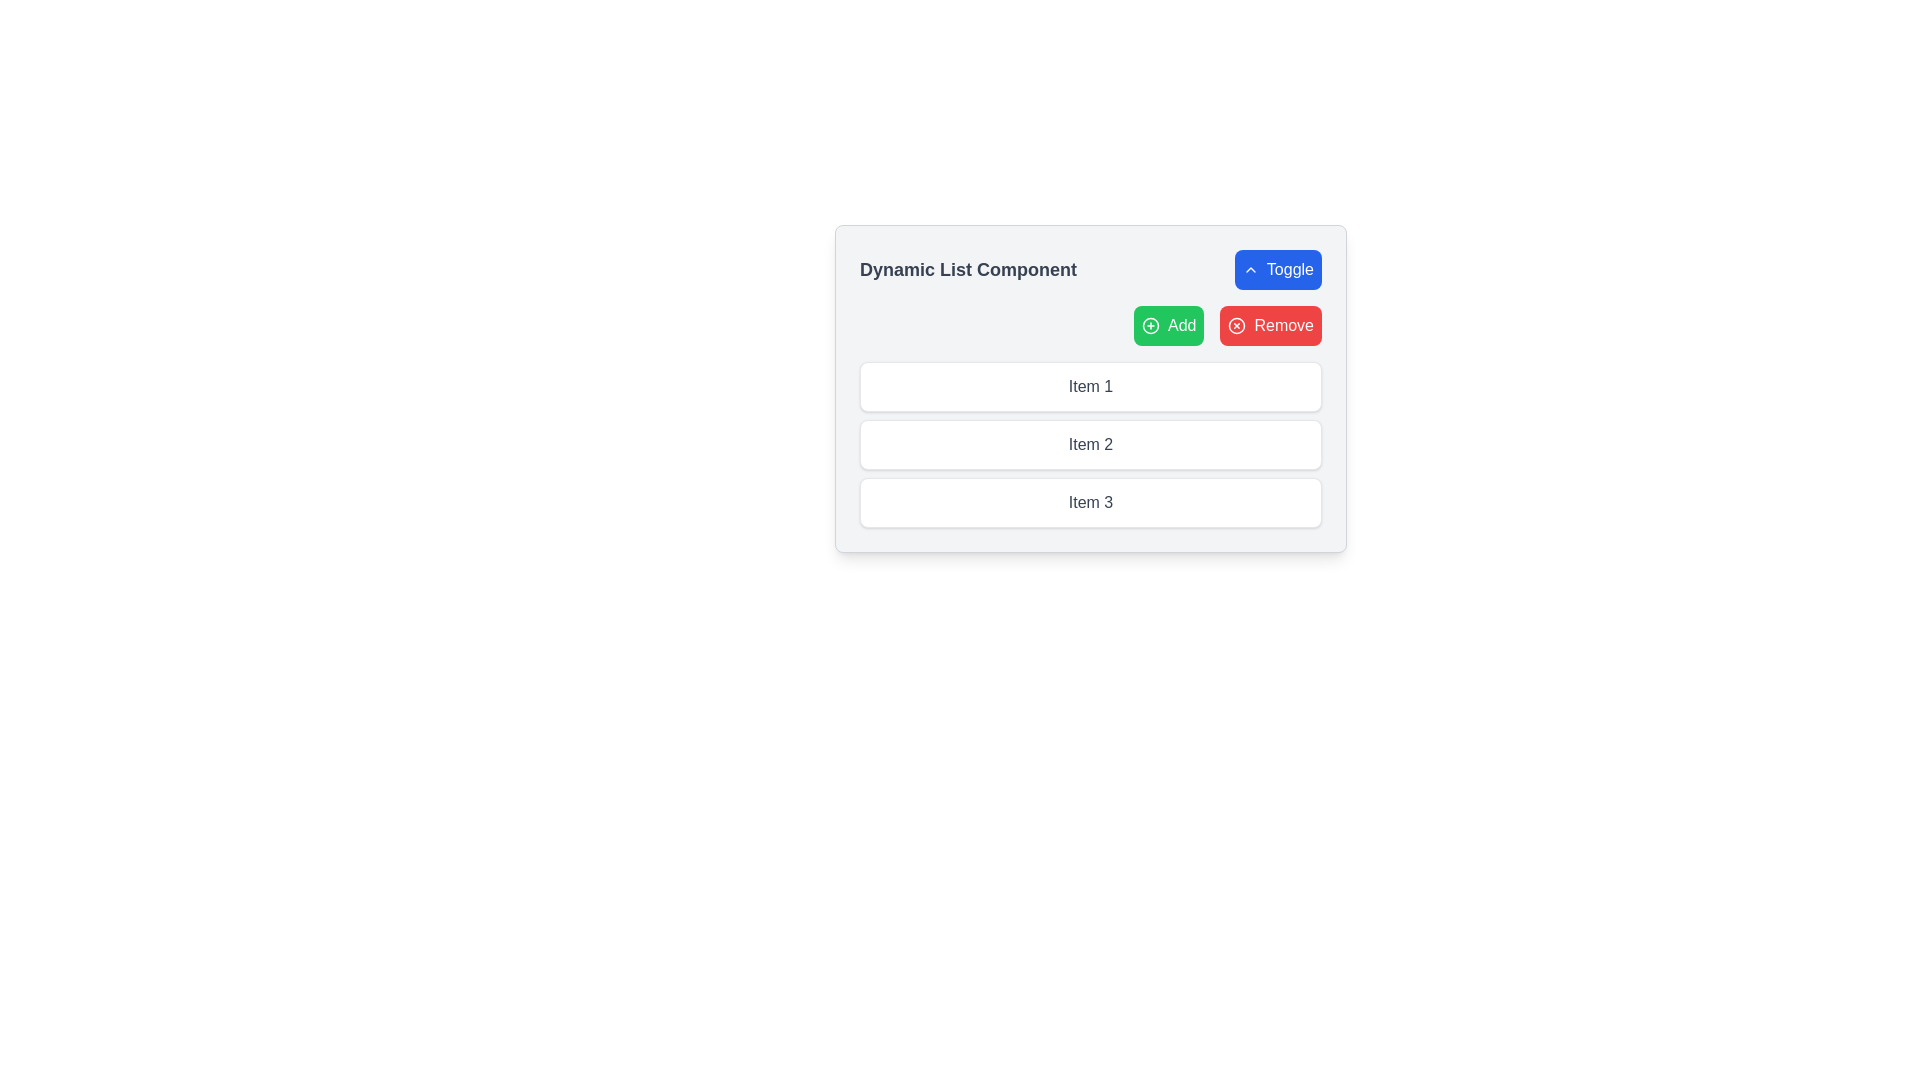  Describe the element at coordinates (1169, 325) in the screenshot. I see `the 'Add' button located at the bottom right of the 'Dynamic List Component'` at that location.